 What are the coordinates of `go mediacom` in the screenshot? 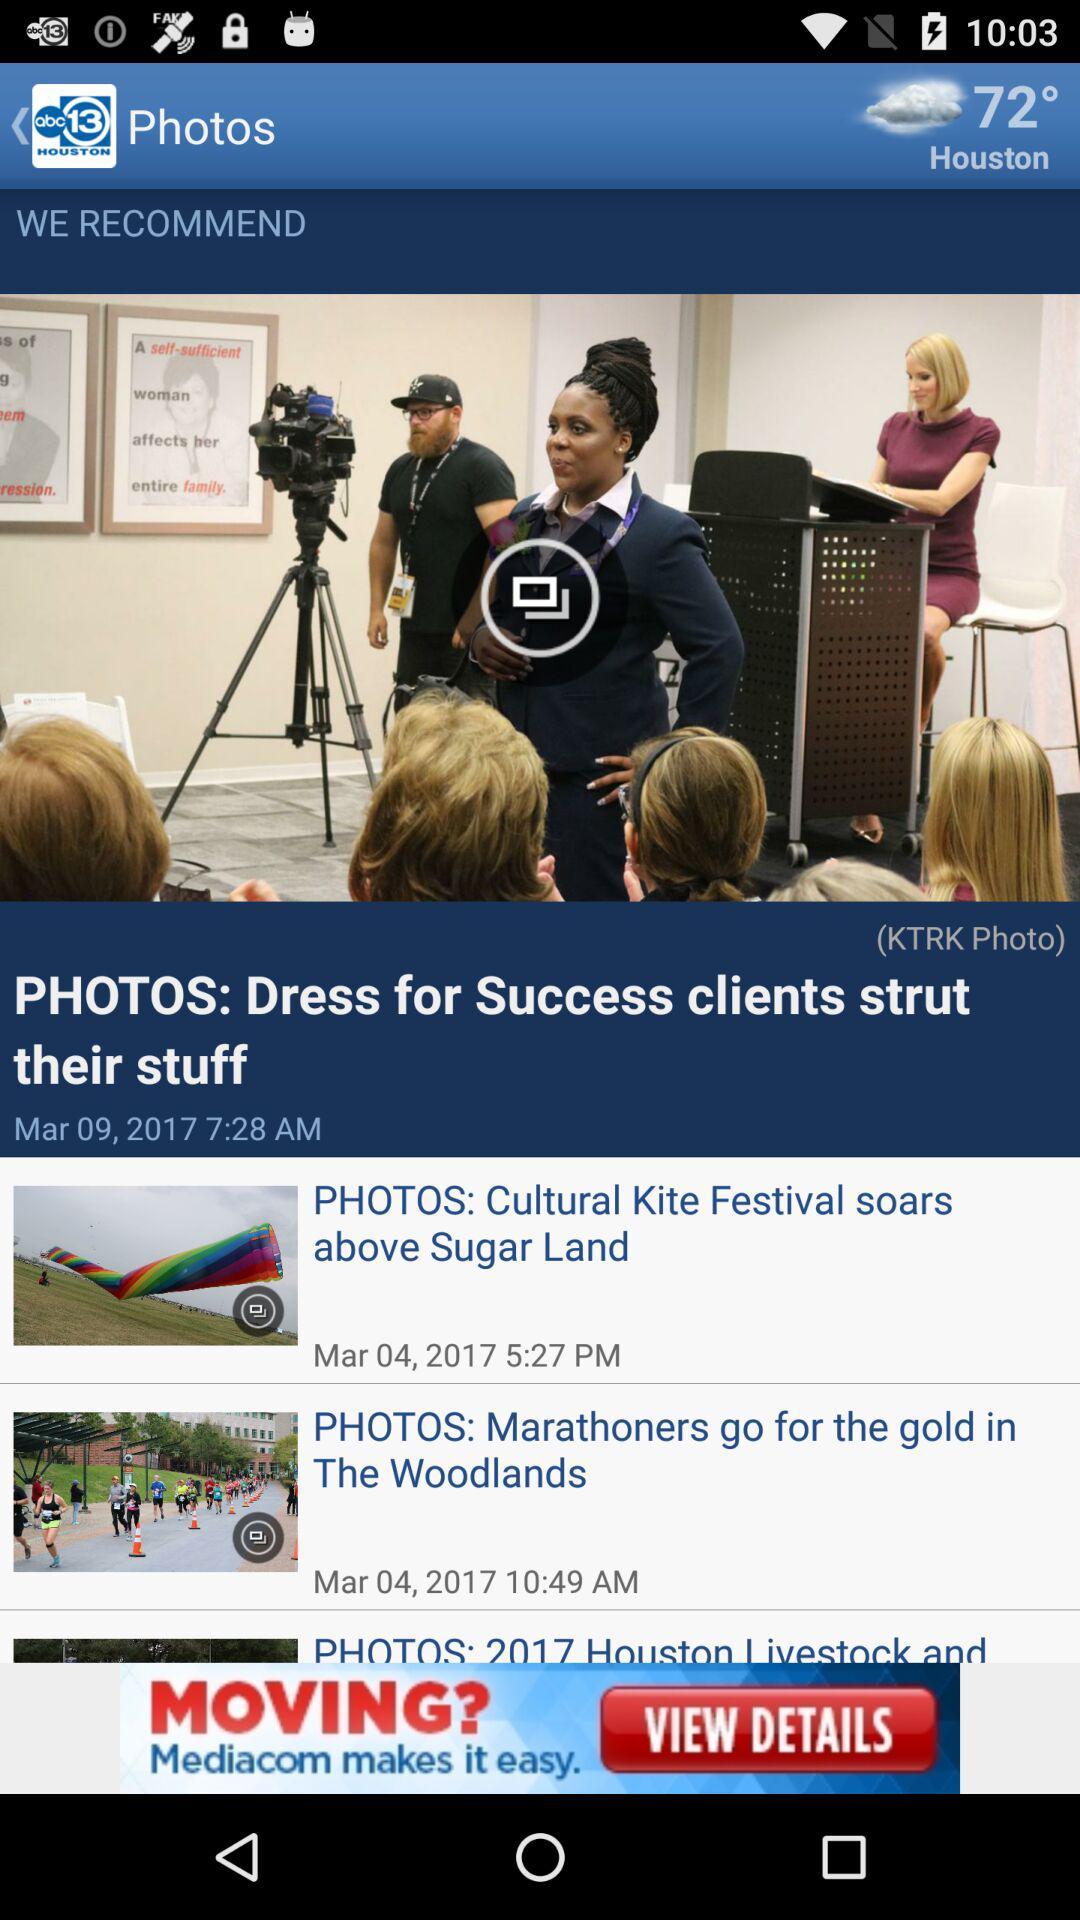 It's located at (540, 1727).